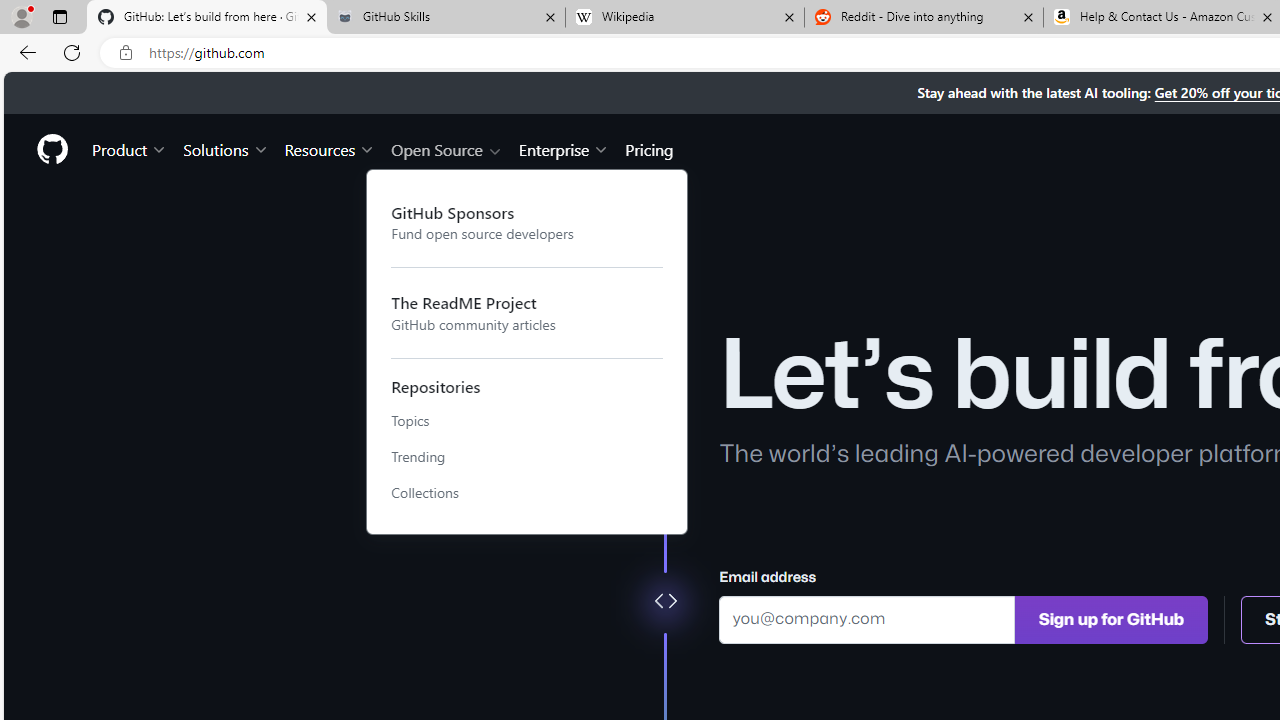 The width and height of the screenshot is (1280, 720). What do you see at coordinates (527, 420) in the screenshot?
I see `'Topics'` at bounding box center [527, 420].